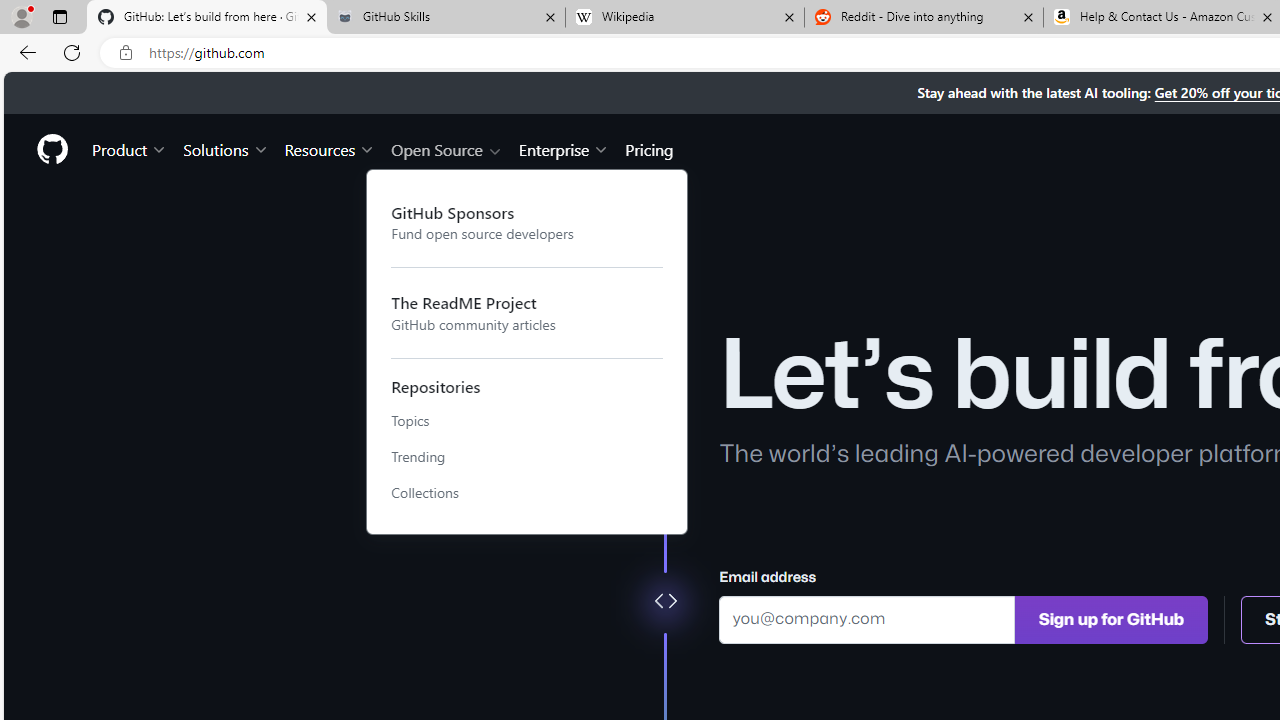 The width and height of the screenshot is (1280, 720). What do you see at coordinates (527, 420) in the screenshot?
I see `'Topics'` at bounding box center [527, 420].